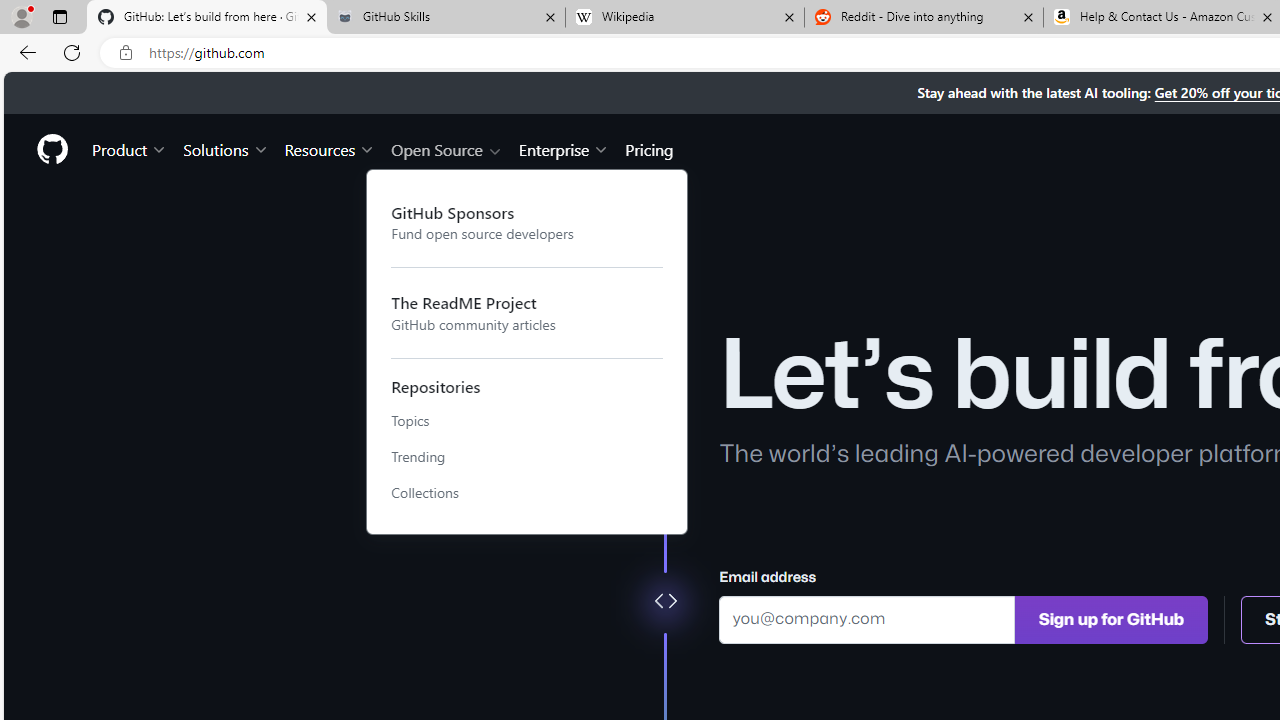 The width and height of the screenshot is (1280, 720). What do you see at coordinates (527, 420) in the screenshot?
I see `'Topics'` at bounding box center [527, 420].